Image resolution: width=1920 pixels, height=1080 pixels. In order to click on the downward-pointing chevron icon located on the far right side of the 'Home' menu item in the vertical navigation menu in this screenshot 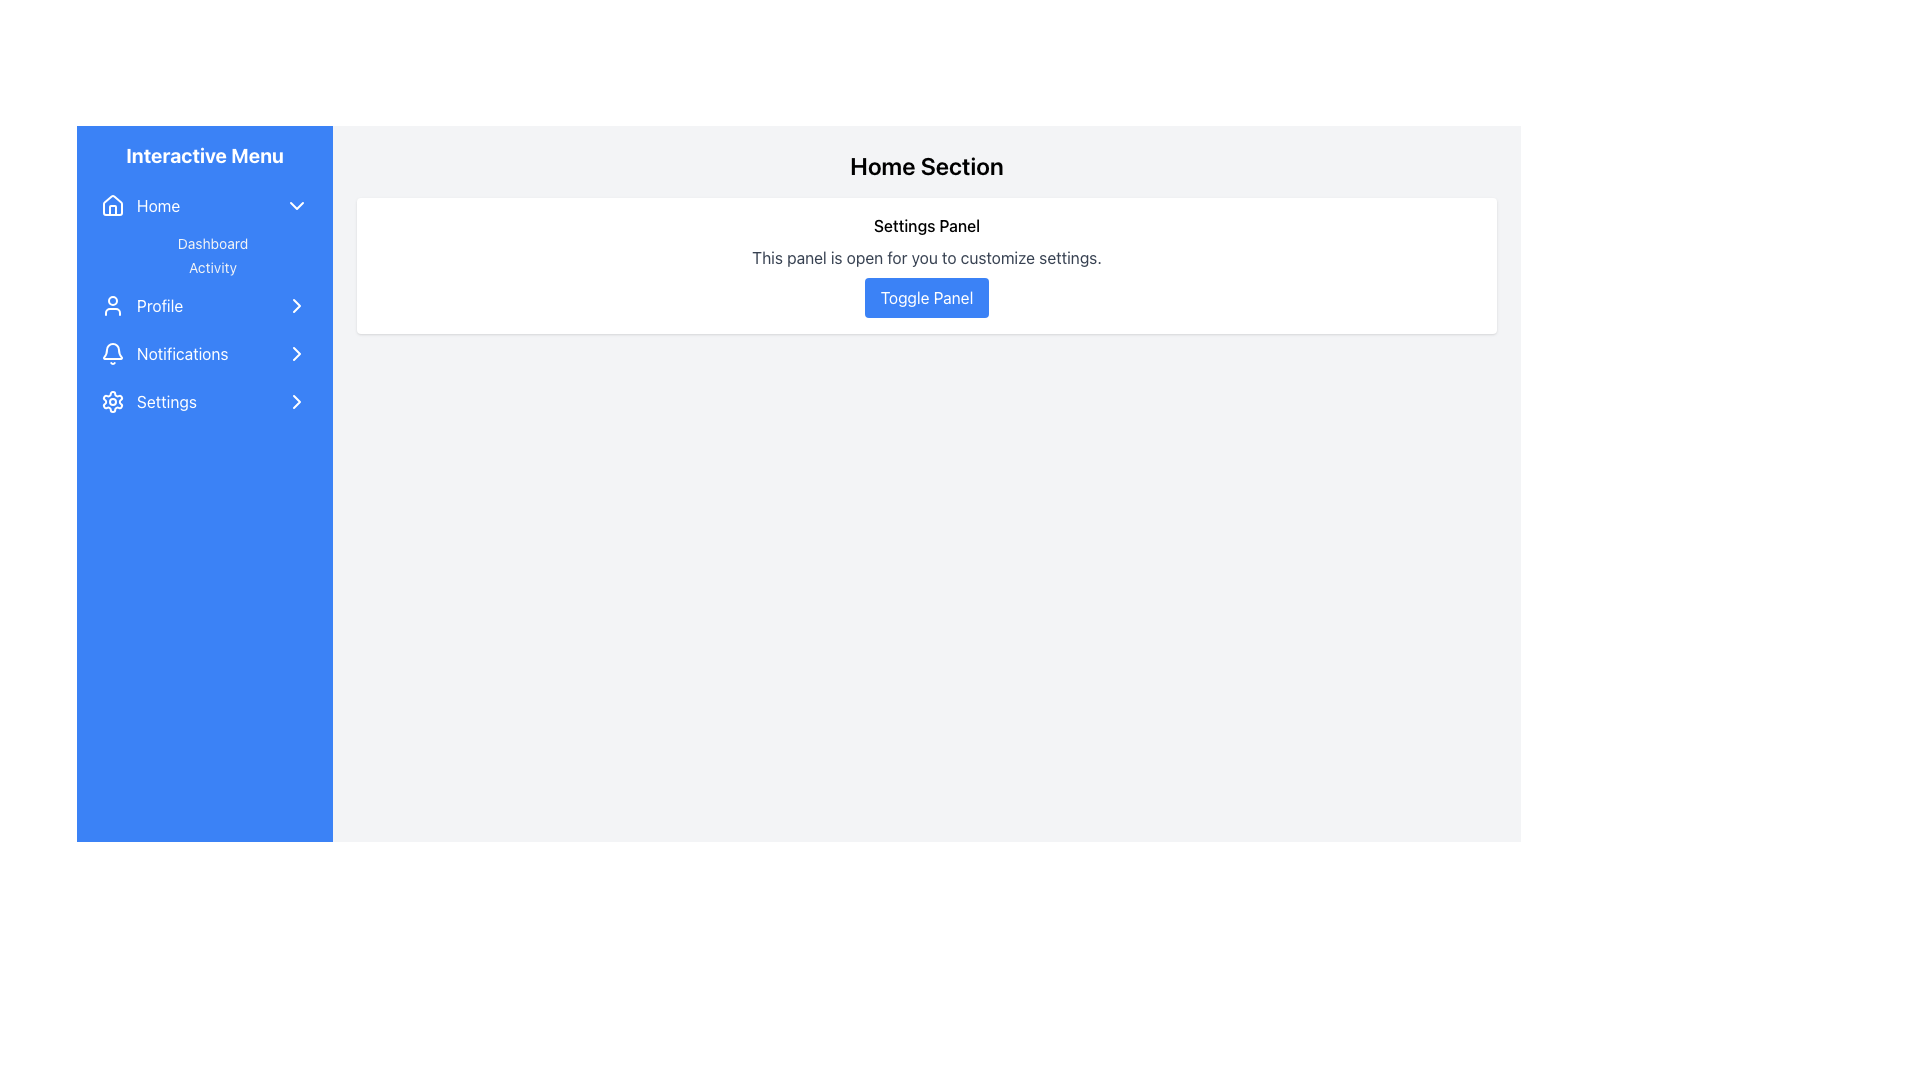, I will do `click(296, 205)`.